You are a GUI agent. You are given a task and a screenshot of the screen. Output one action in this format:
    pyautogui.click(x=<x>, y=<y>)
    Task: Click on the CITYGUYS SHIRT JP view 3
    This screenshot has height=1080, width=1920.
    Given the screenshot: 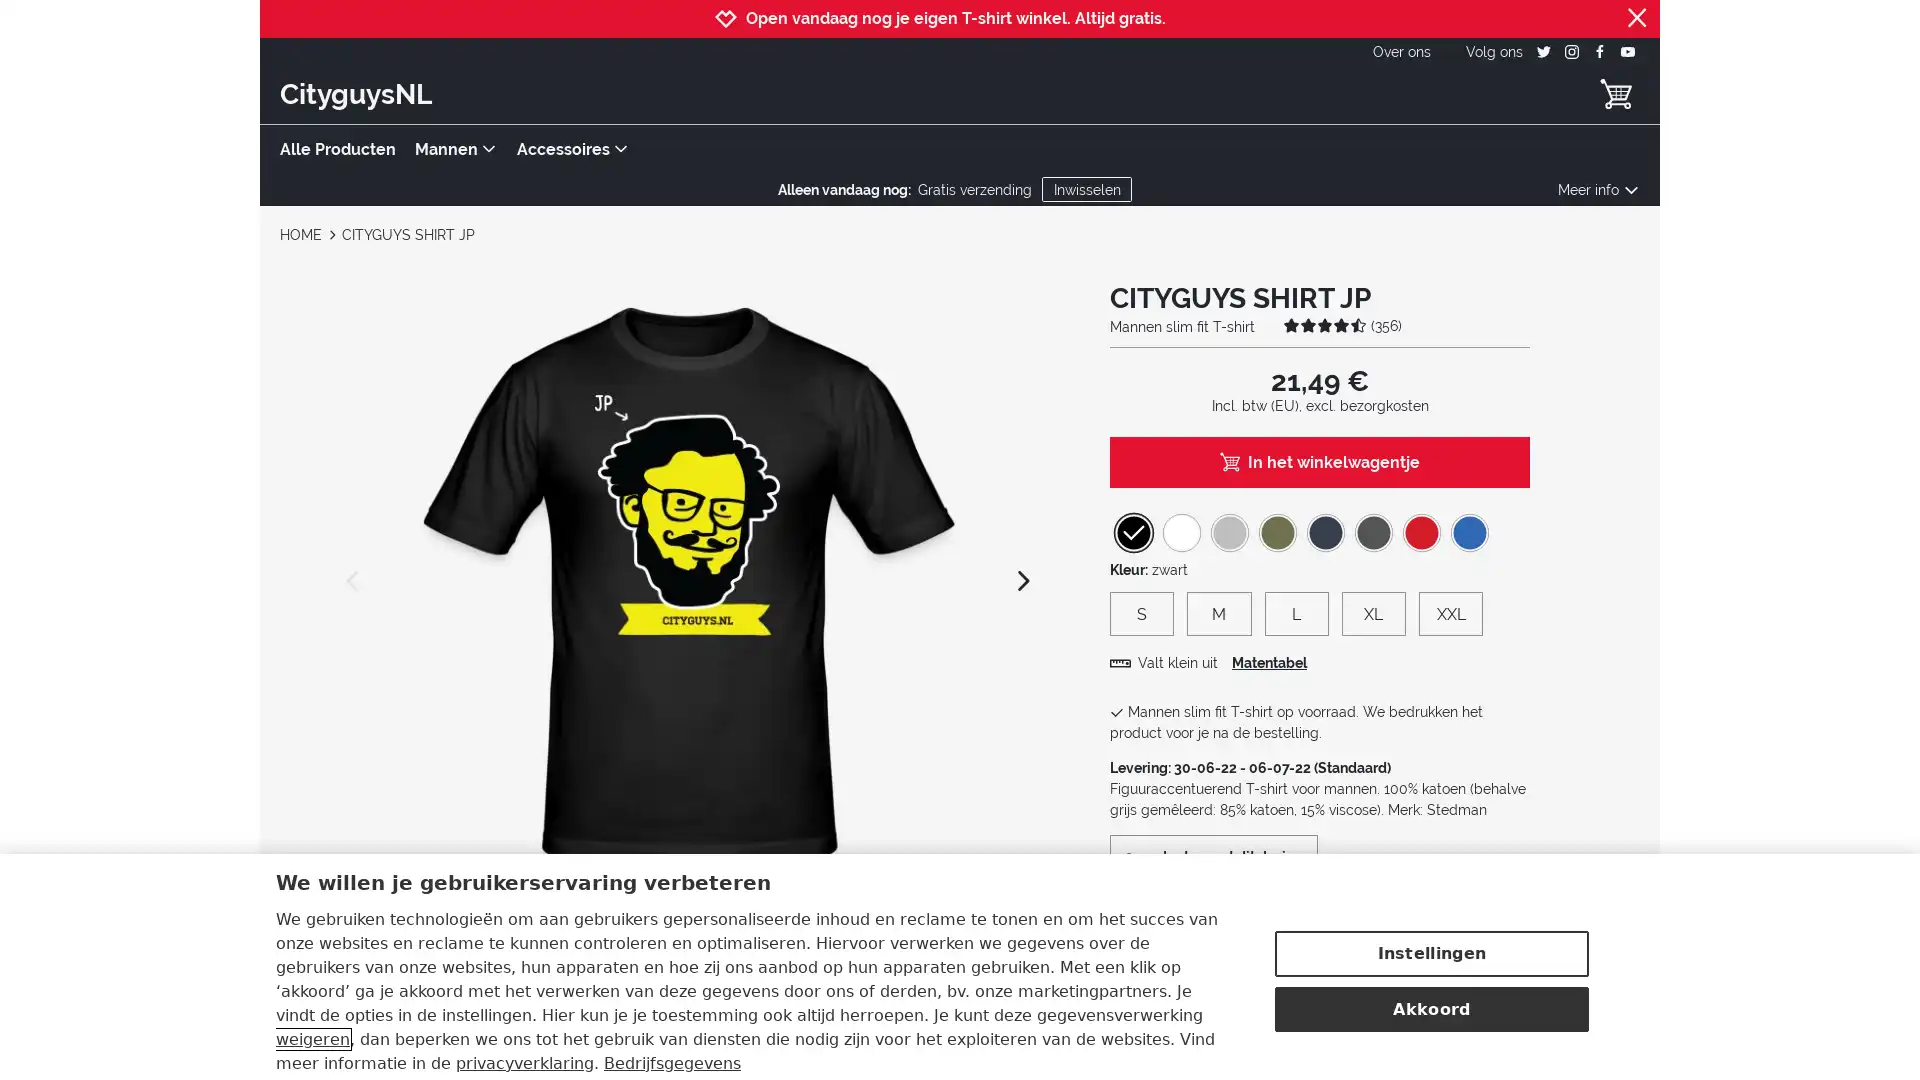 What is the action you would take?
    pyautogui.click(x=685, y=951)
    